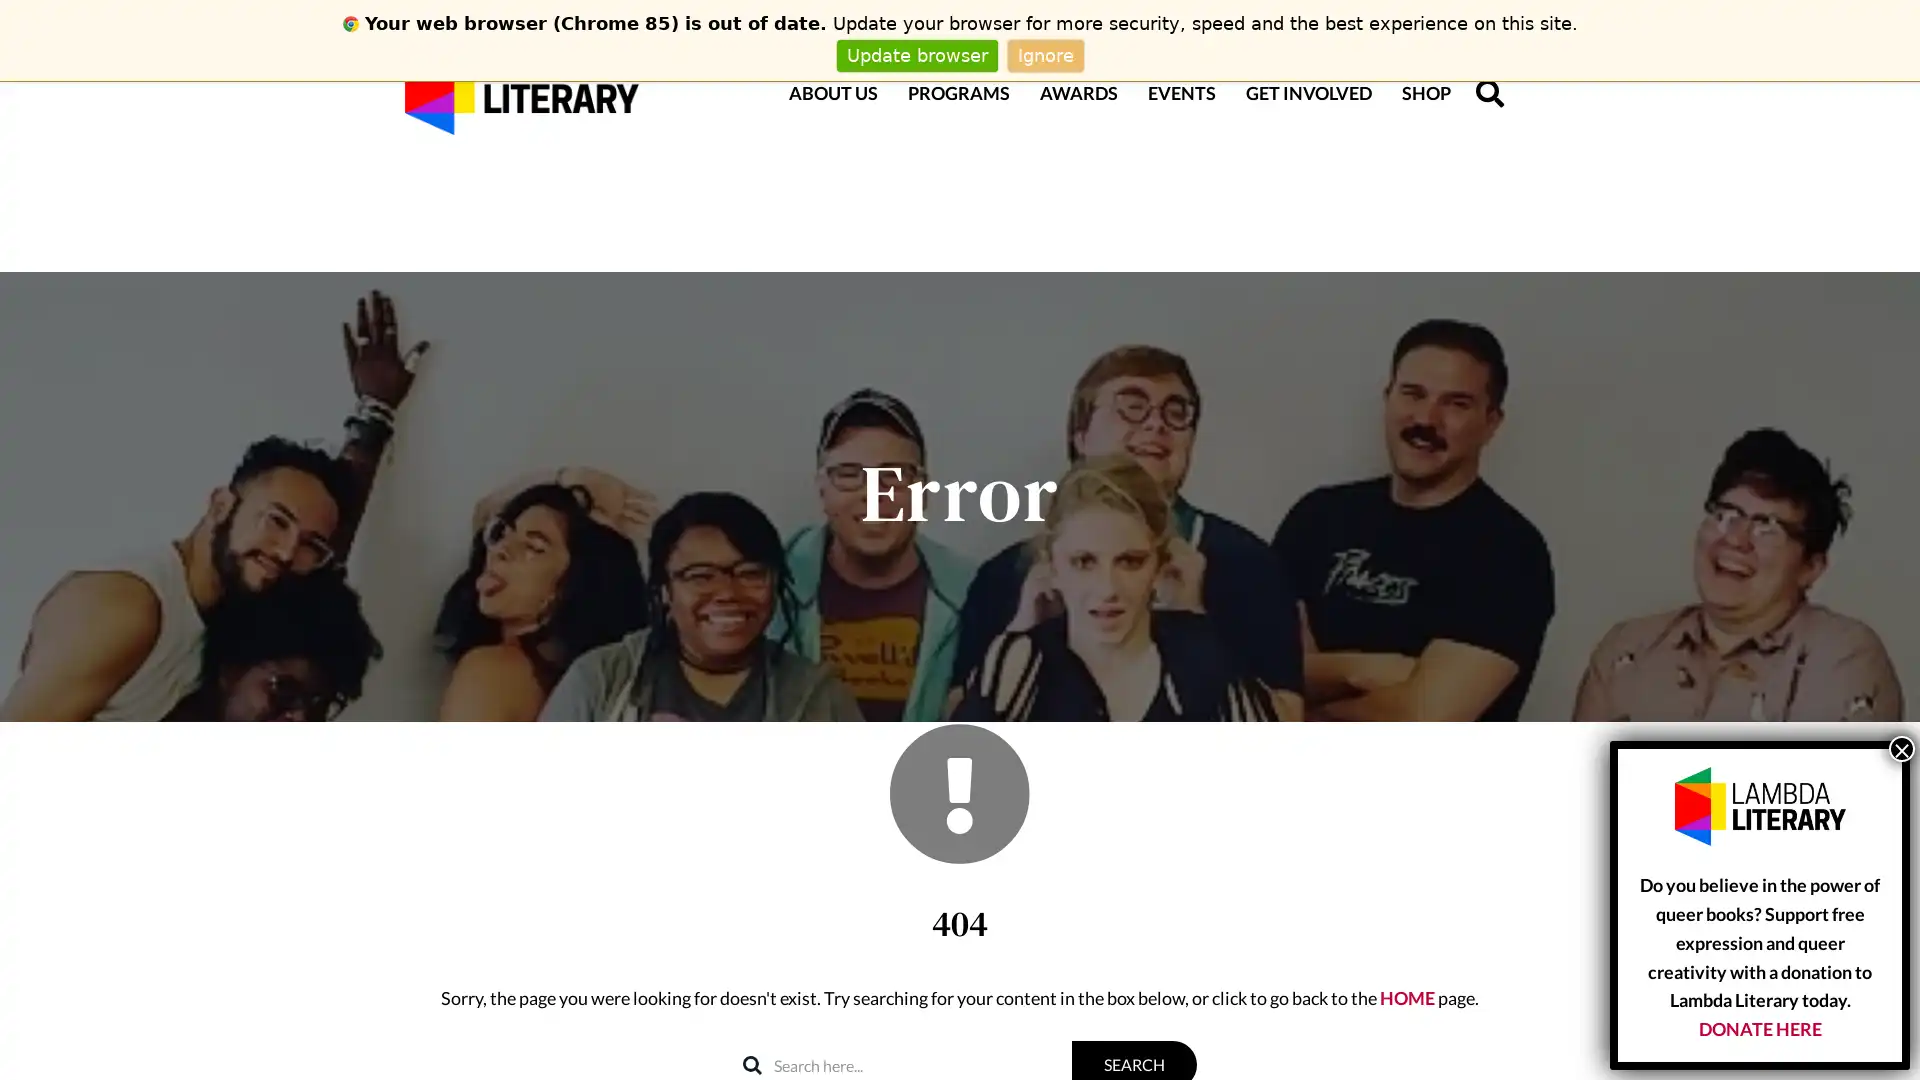 This screenshot has width=1920, height=1080. What do you see at coordinates (1900, 748) in the screenshot?
I see `Close` at bounding box center [1900, 748].